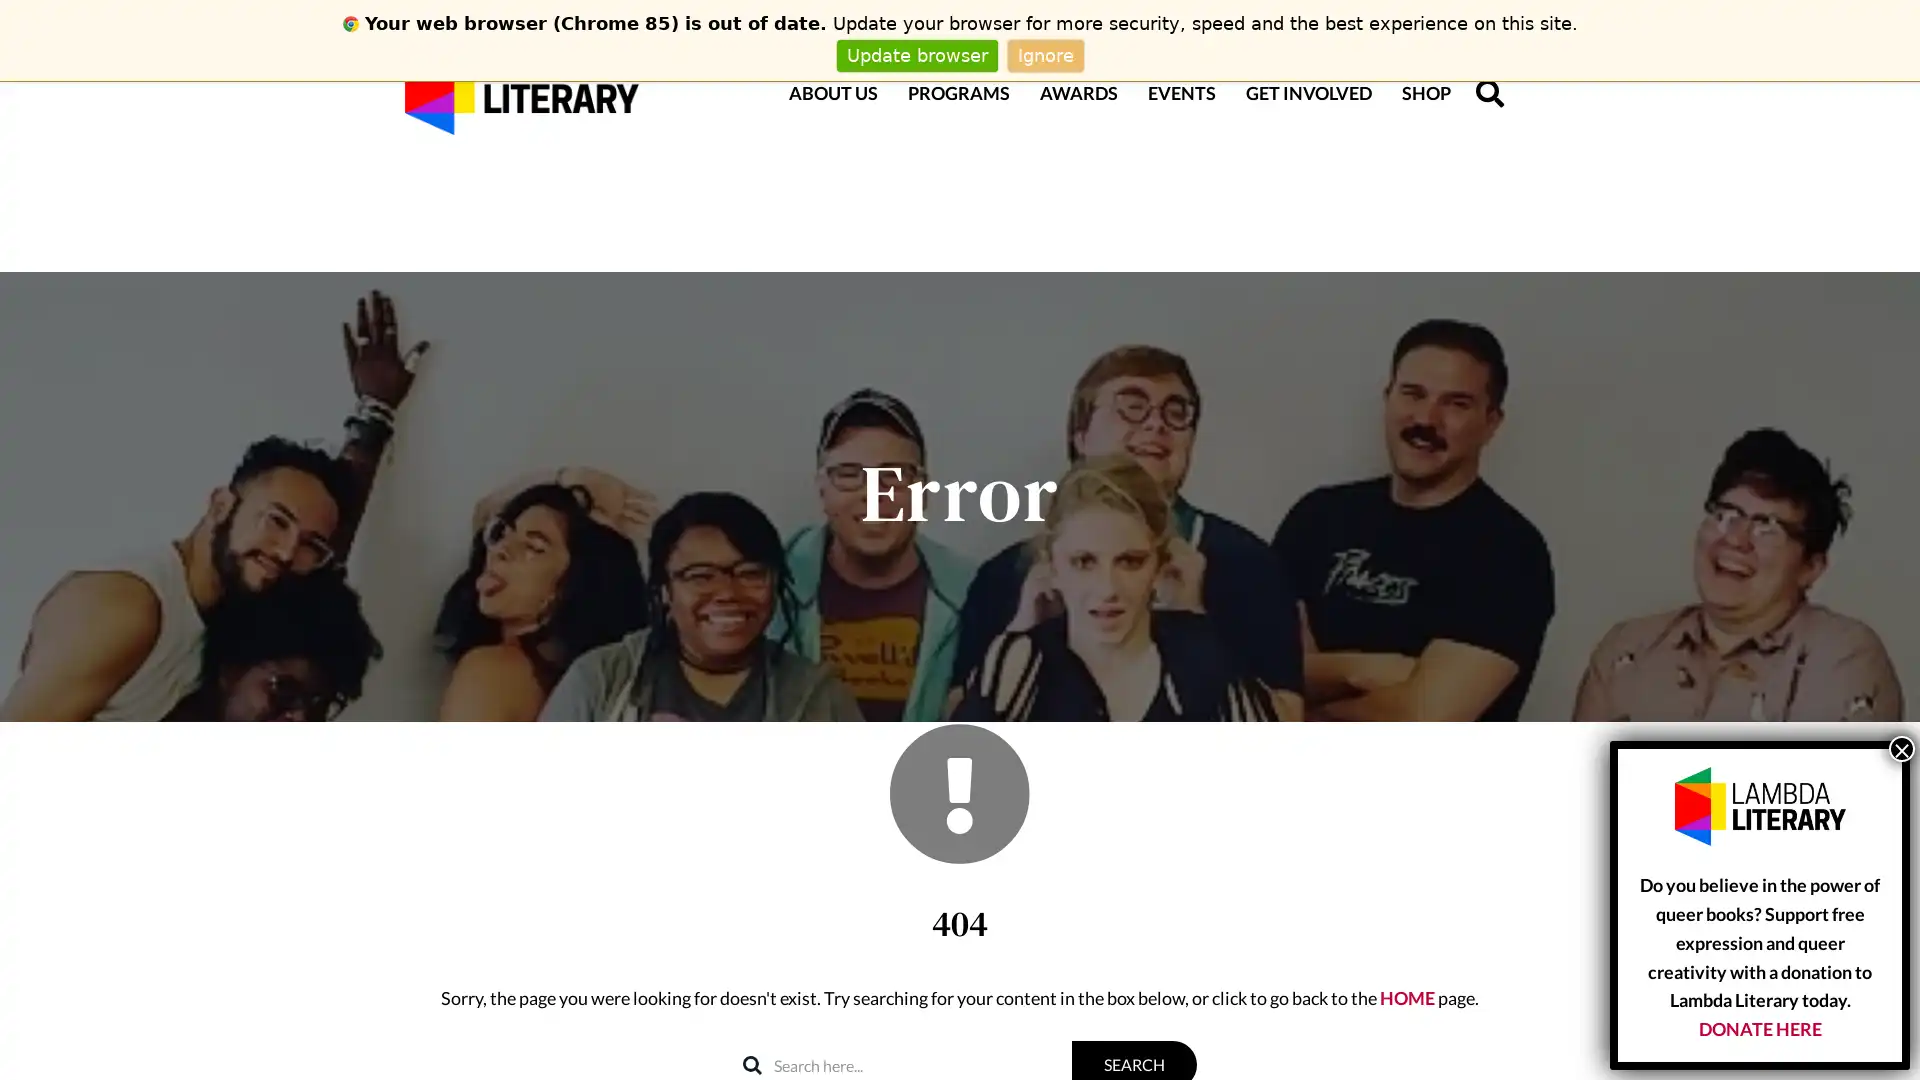 This screenshot has width=1920, height=1080. What do you see at coordinates (1900, 748) in the screenshot?
I see `Close` at bounding box center [1900, 748].